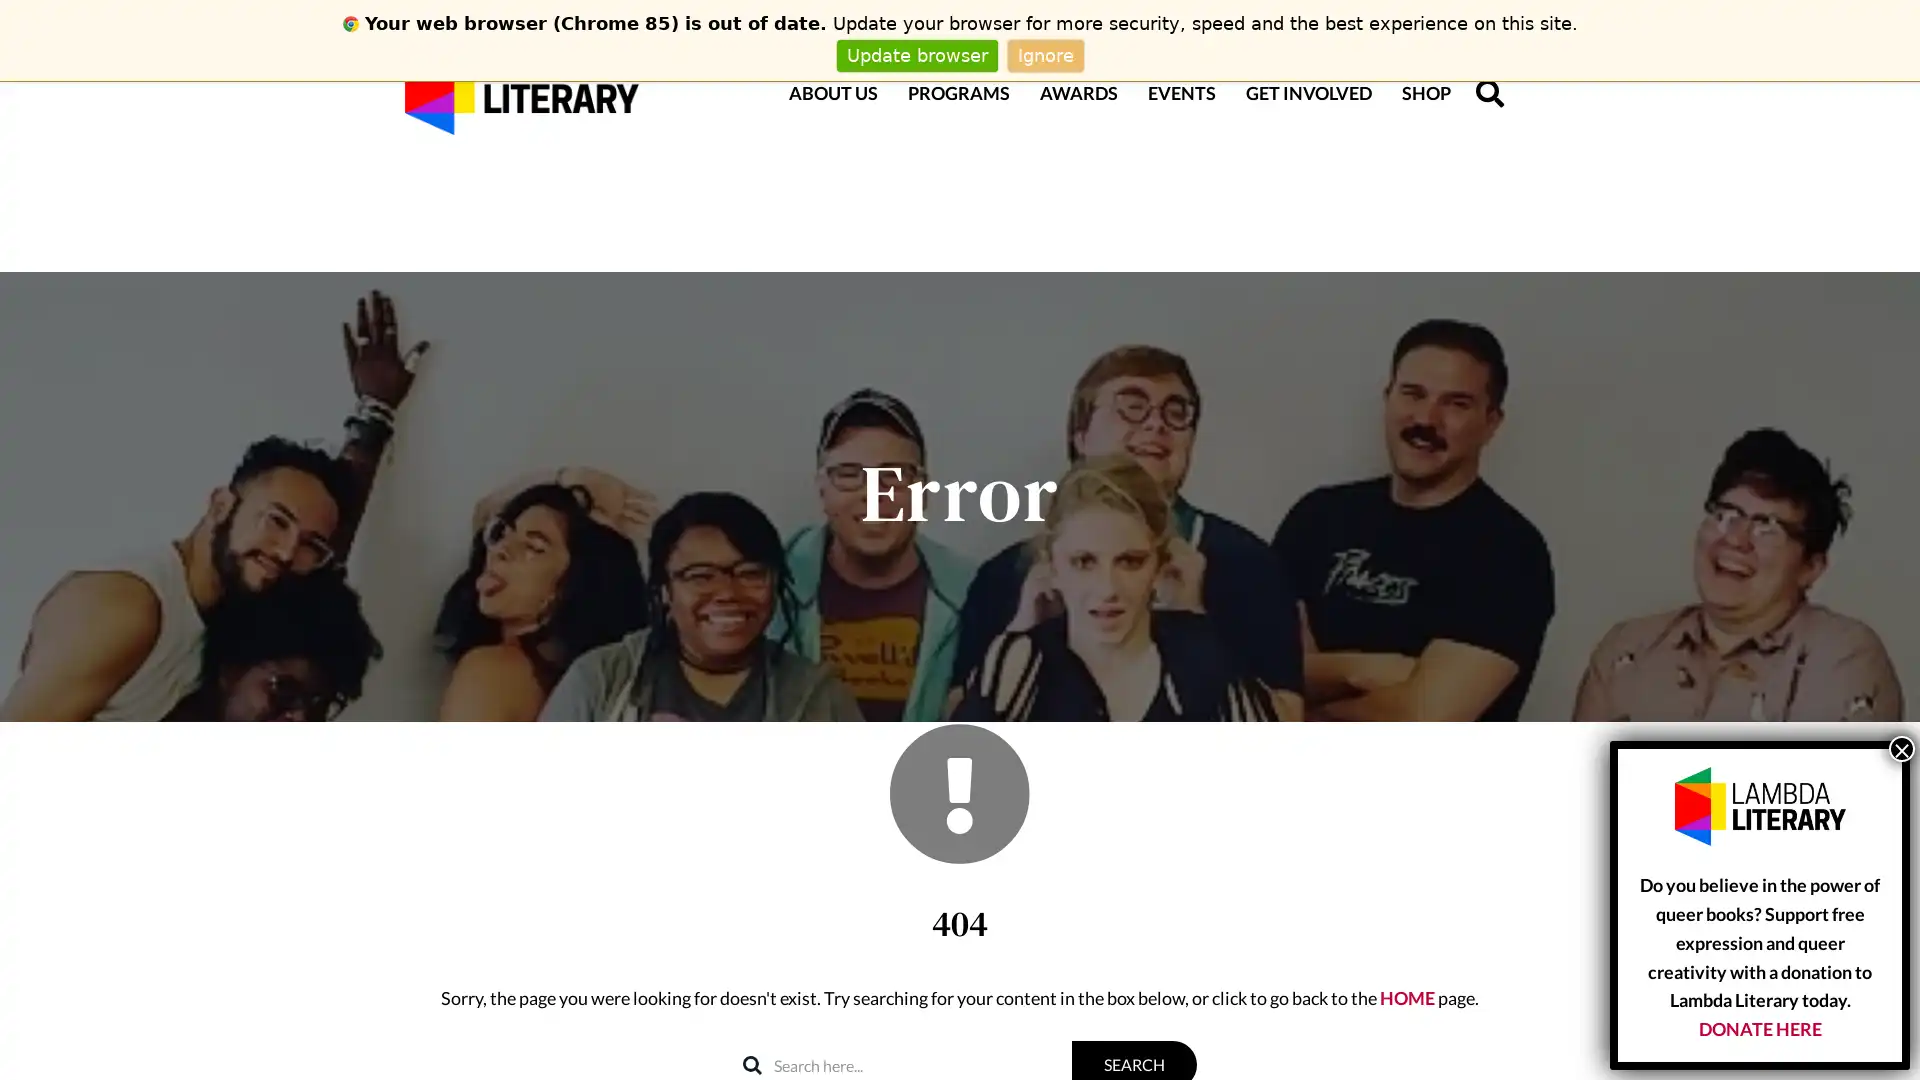 This screenshot has width=1920, height=1080. What do you see at coordinates (1900, 748) in the screenshot?
I see `Close` at bounding box center [1900, 748].